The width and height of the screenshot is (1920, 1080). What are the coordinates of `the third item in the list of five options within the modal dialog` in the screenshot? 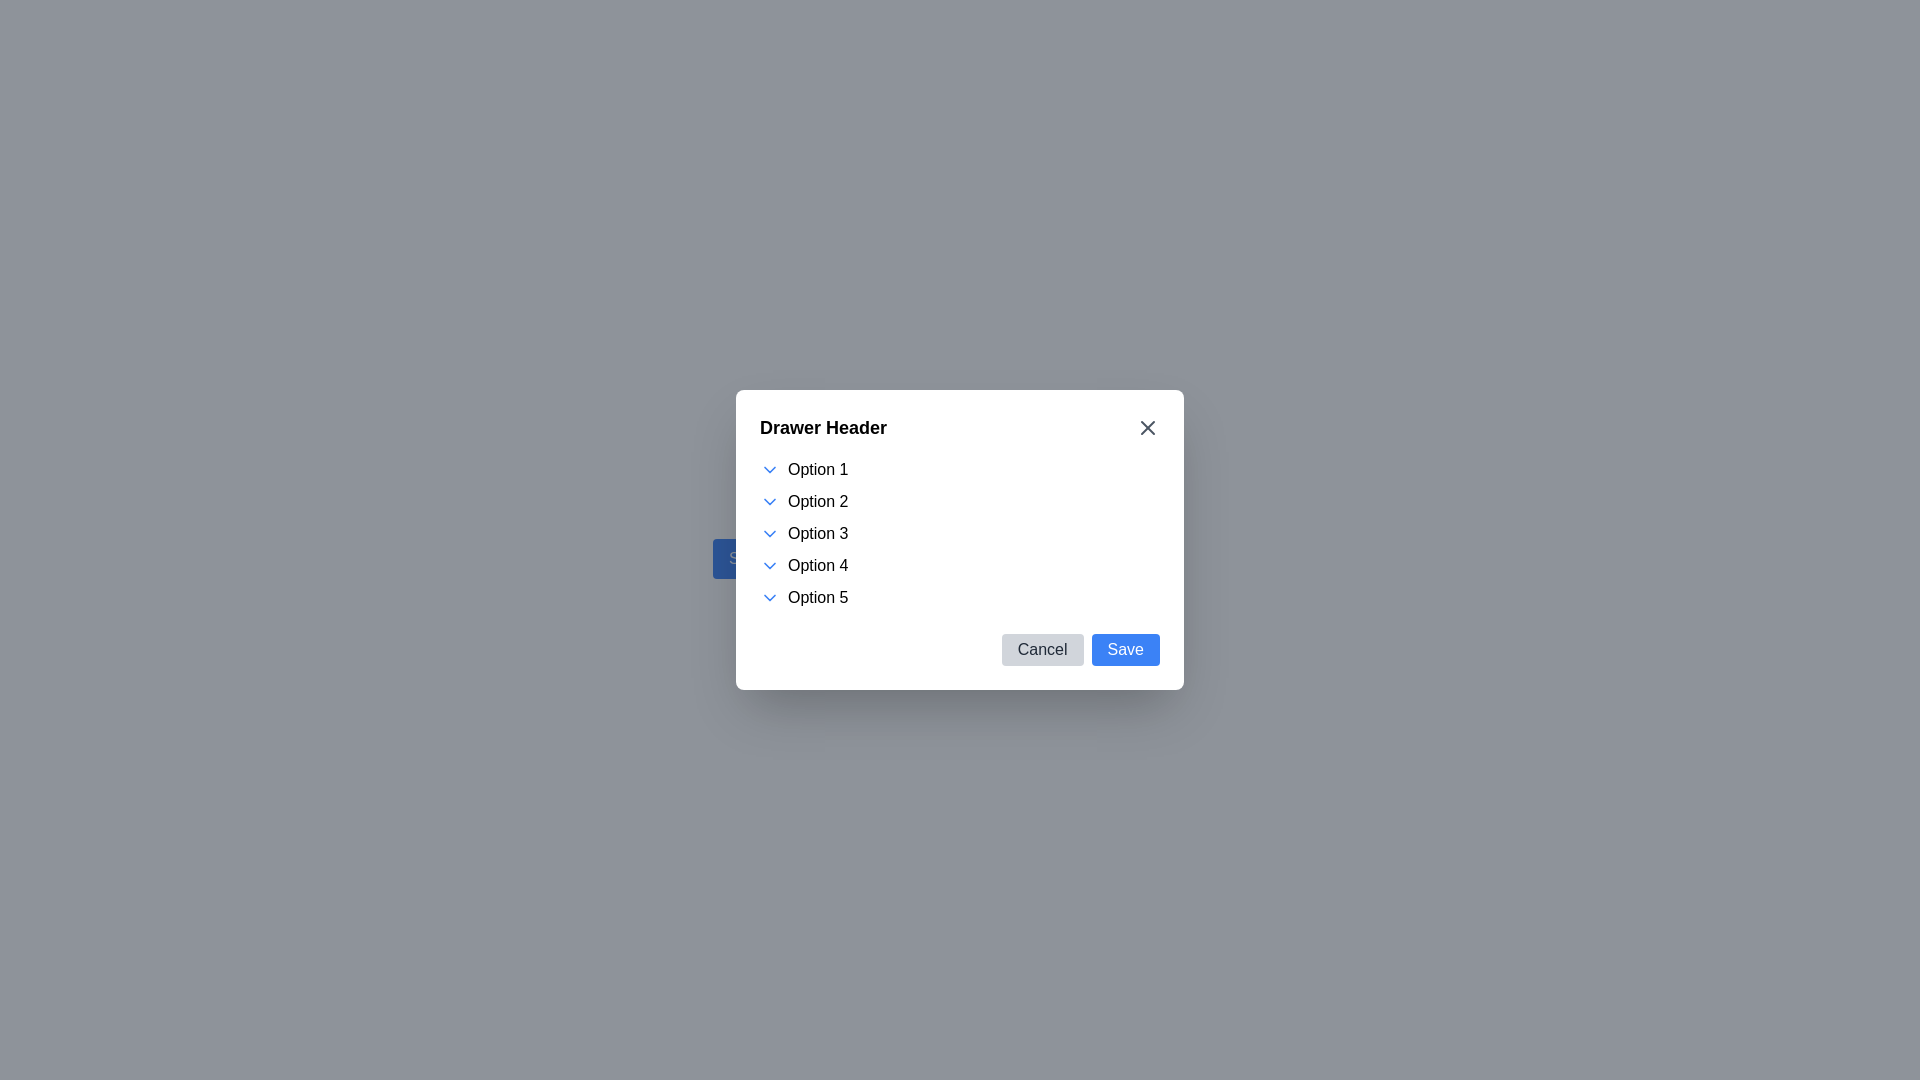 It's located at (960, 532).